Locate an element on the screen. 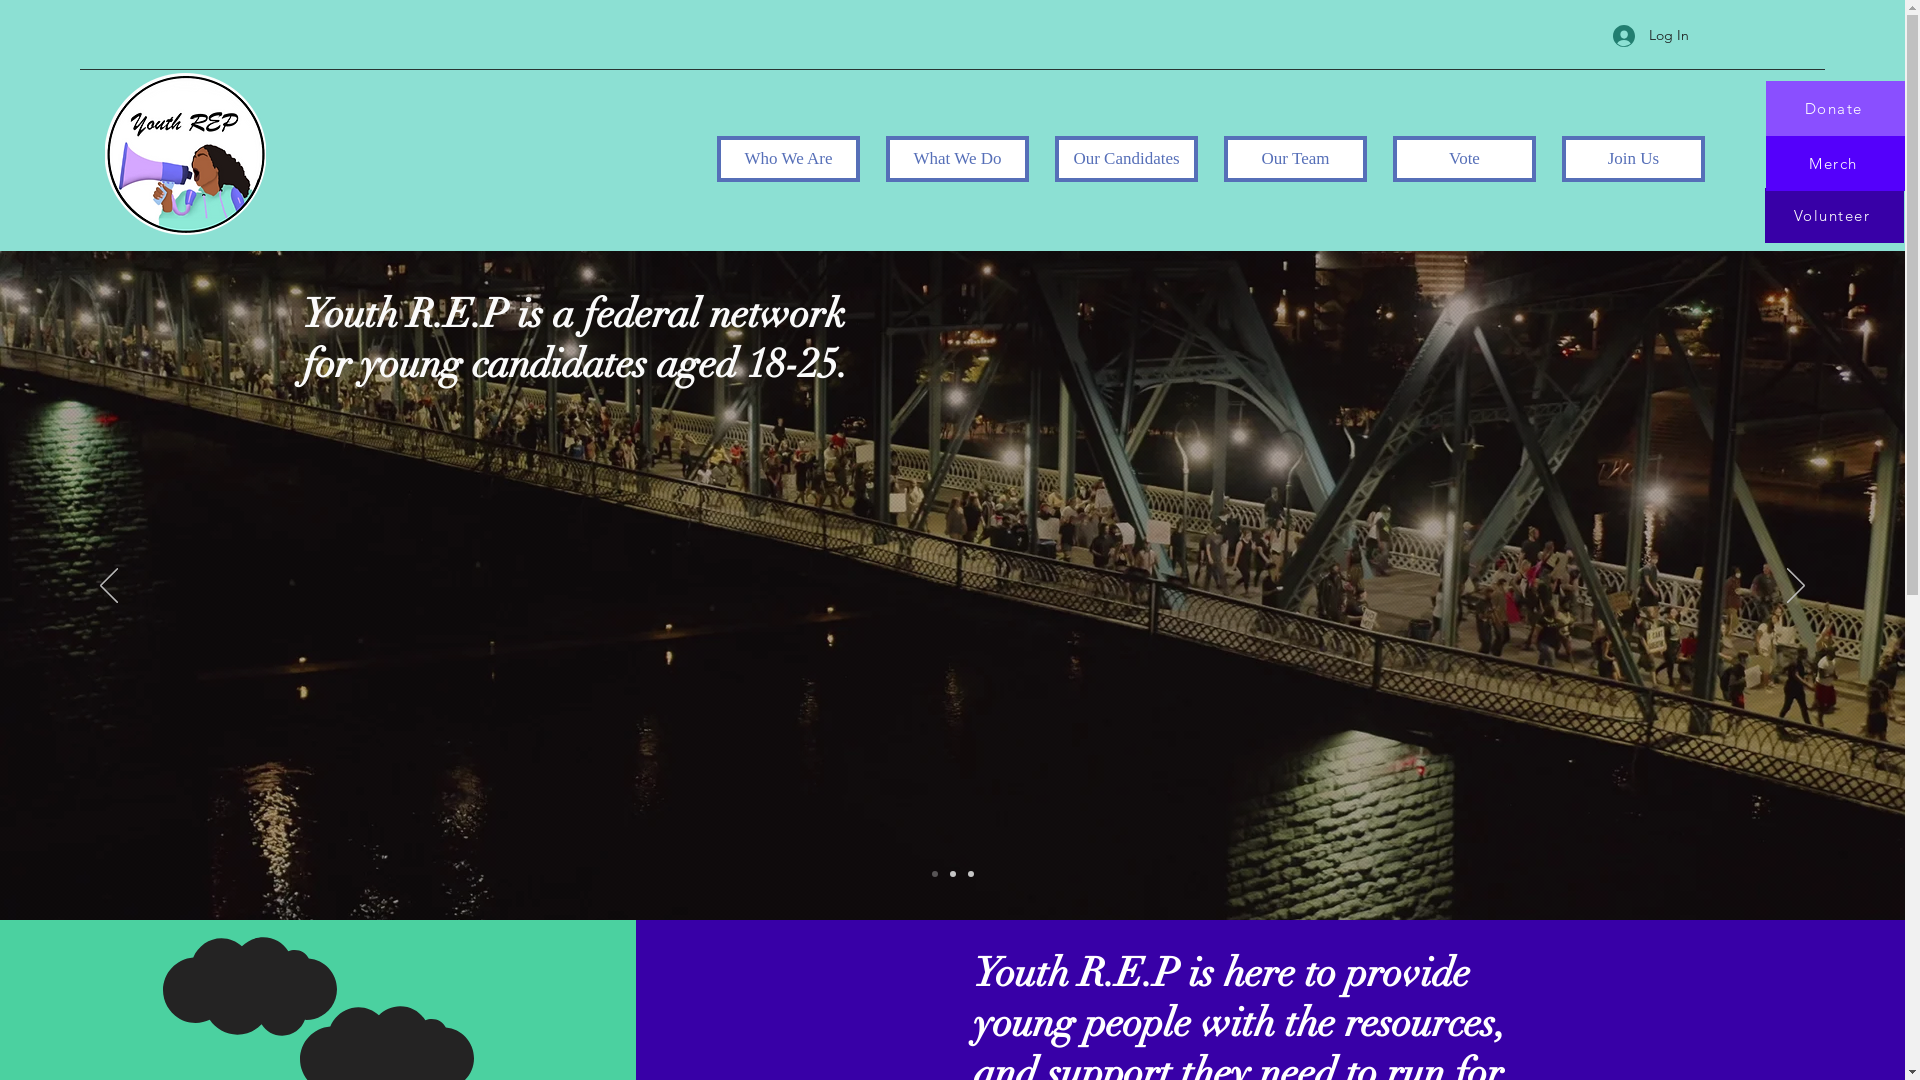 The image size is (1920, 1080). 'Merch' is located at coordinates (1835, 162).